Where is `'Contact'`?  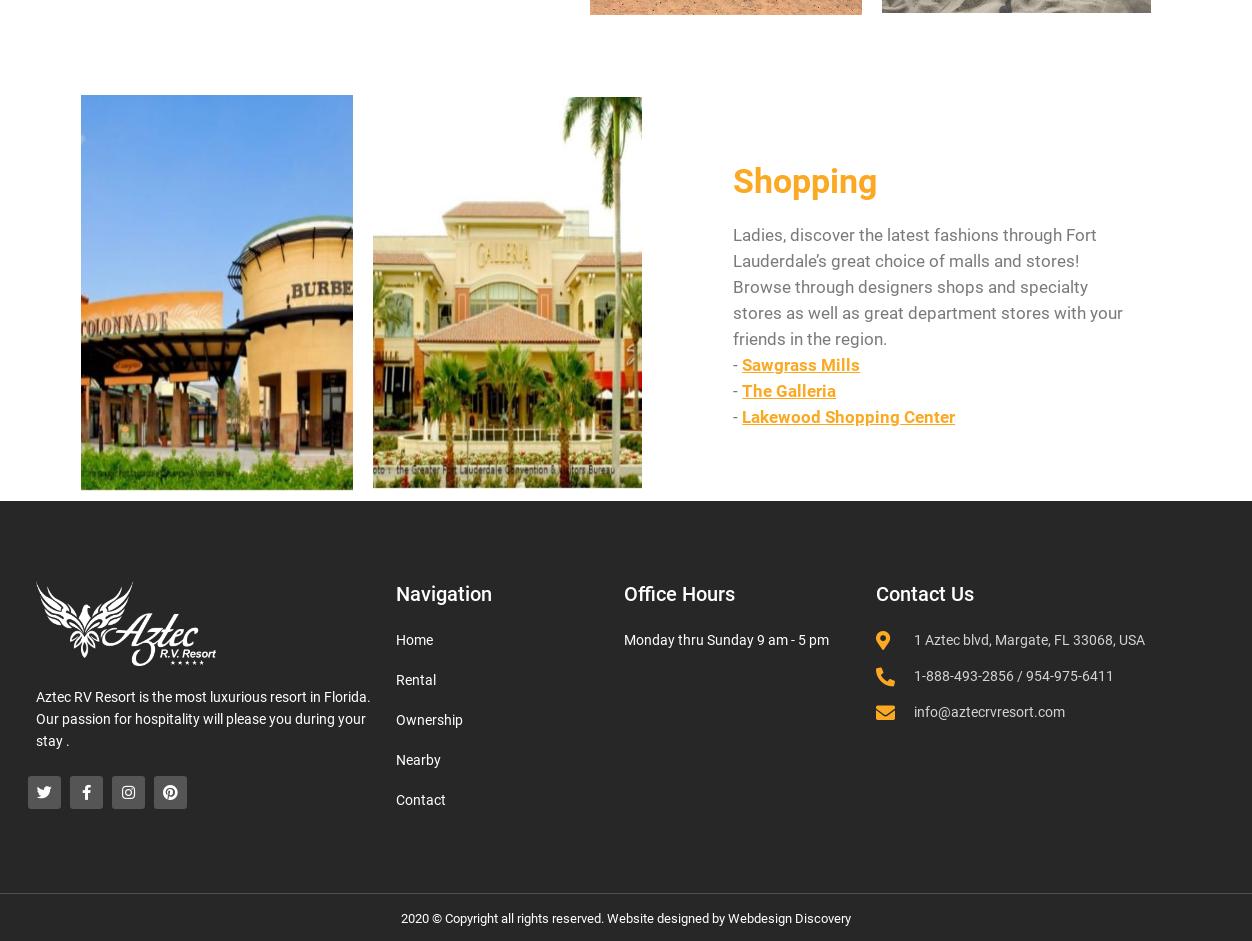 'Contact' is located at coordinates (395, 800).